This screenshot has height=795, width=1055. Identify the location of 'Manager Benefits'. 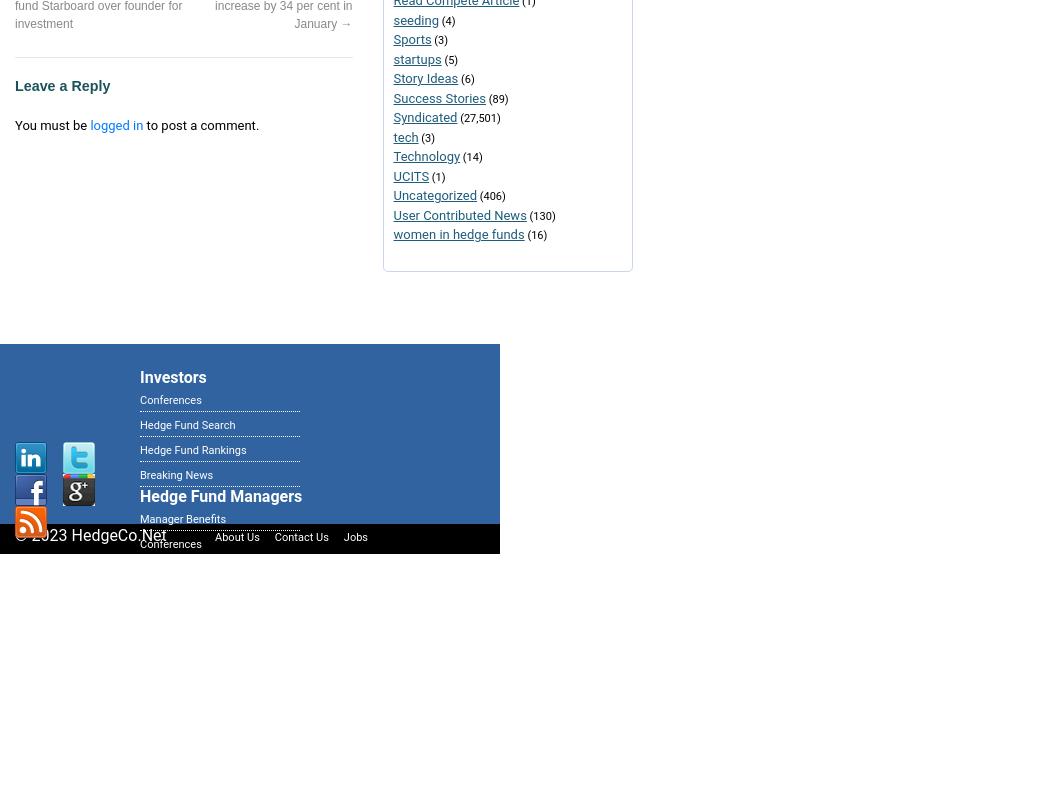
(182, 518).